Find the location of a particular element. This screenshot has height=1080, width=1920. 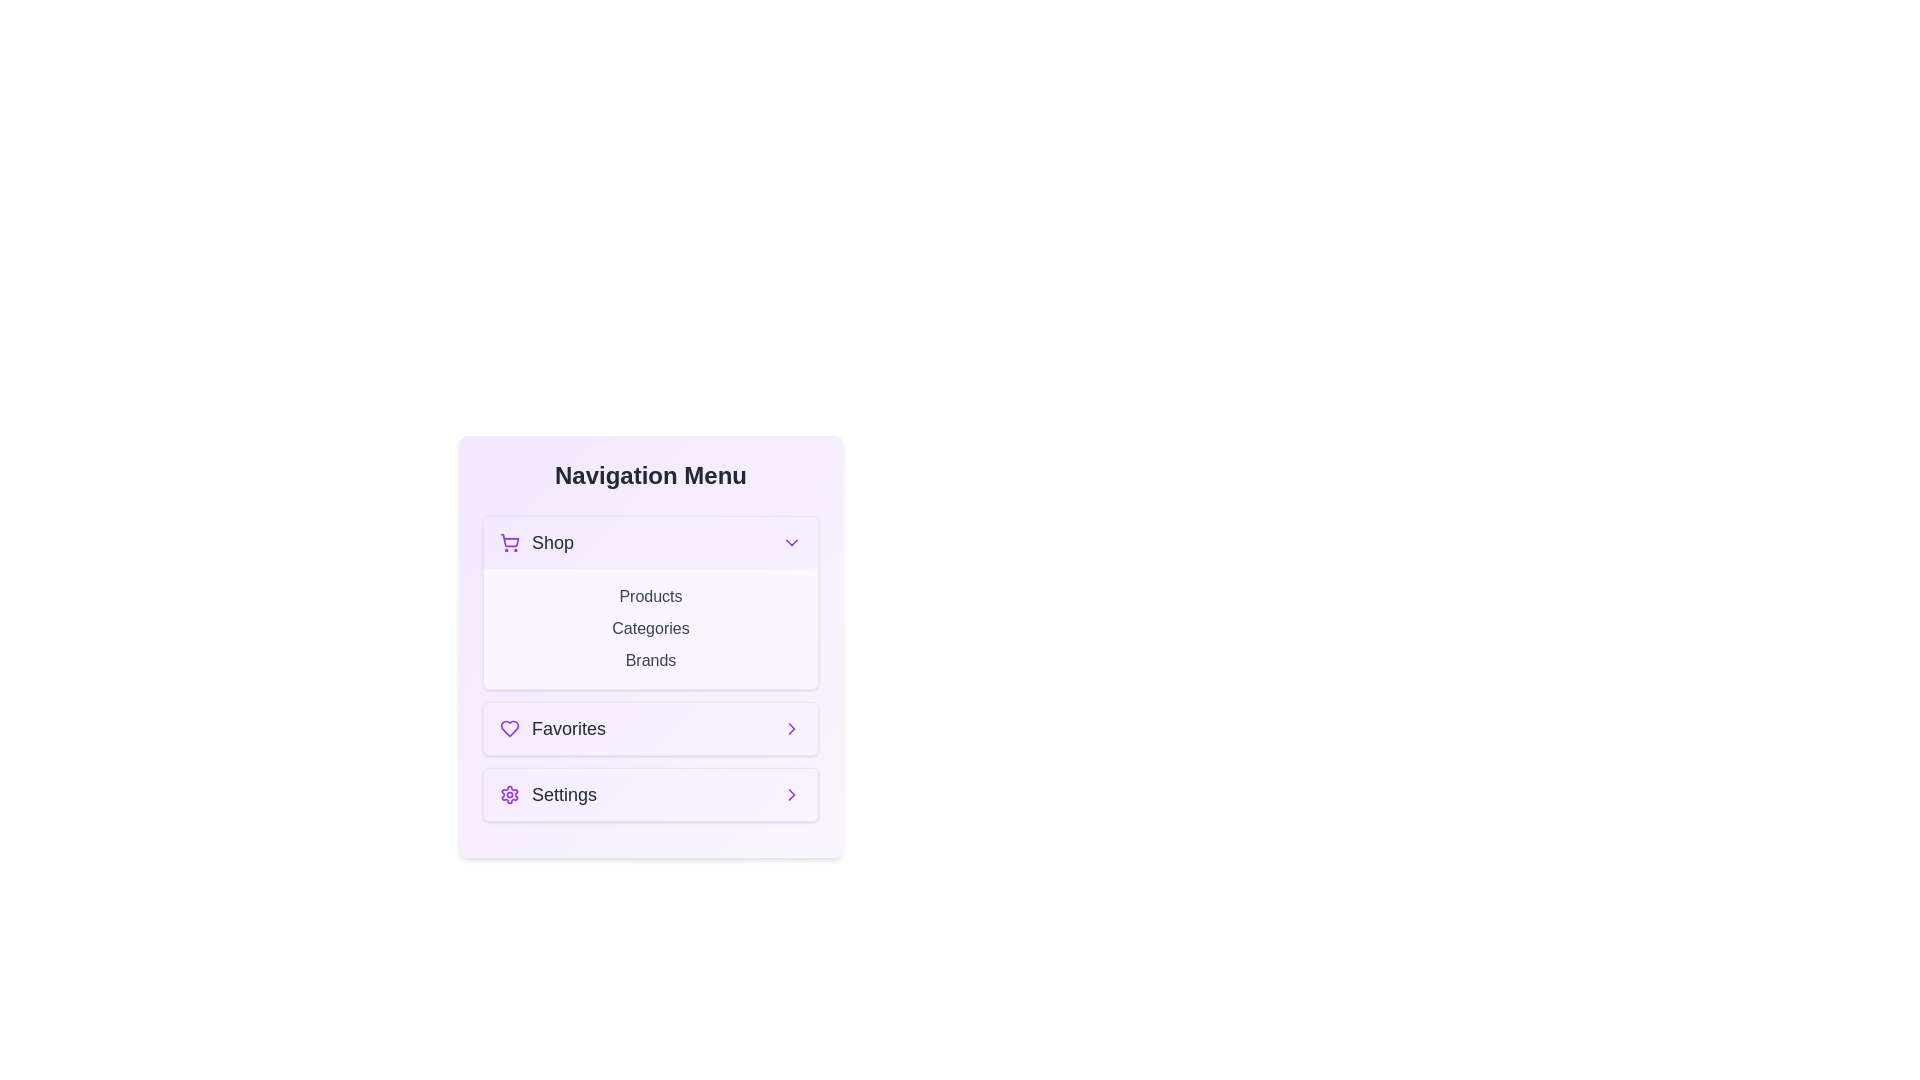

the 'Categories' text label in the purple-themed navigation menu, which is styled in gray and transitions to purple on hover is located at coordinates (651, 627).